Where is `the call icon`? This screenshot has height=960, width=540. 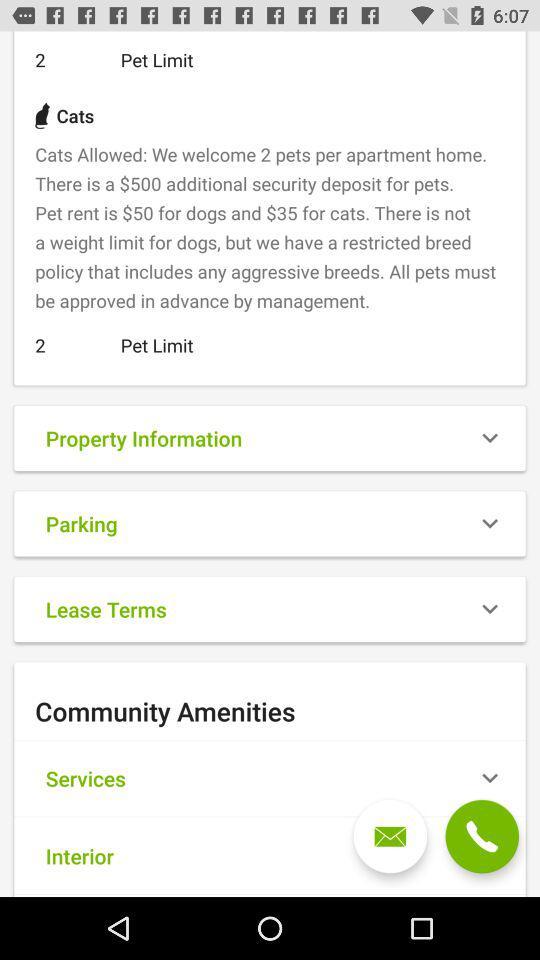 the call icon is located at coordinates (481, 836).